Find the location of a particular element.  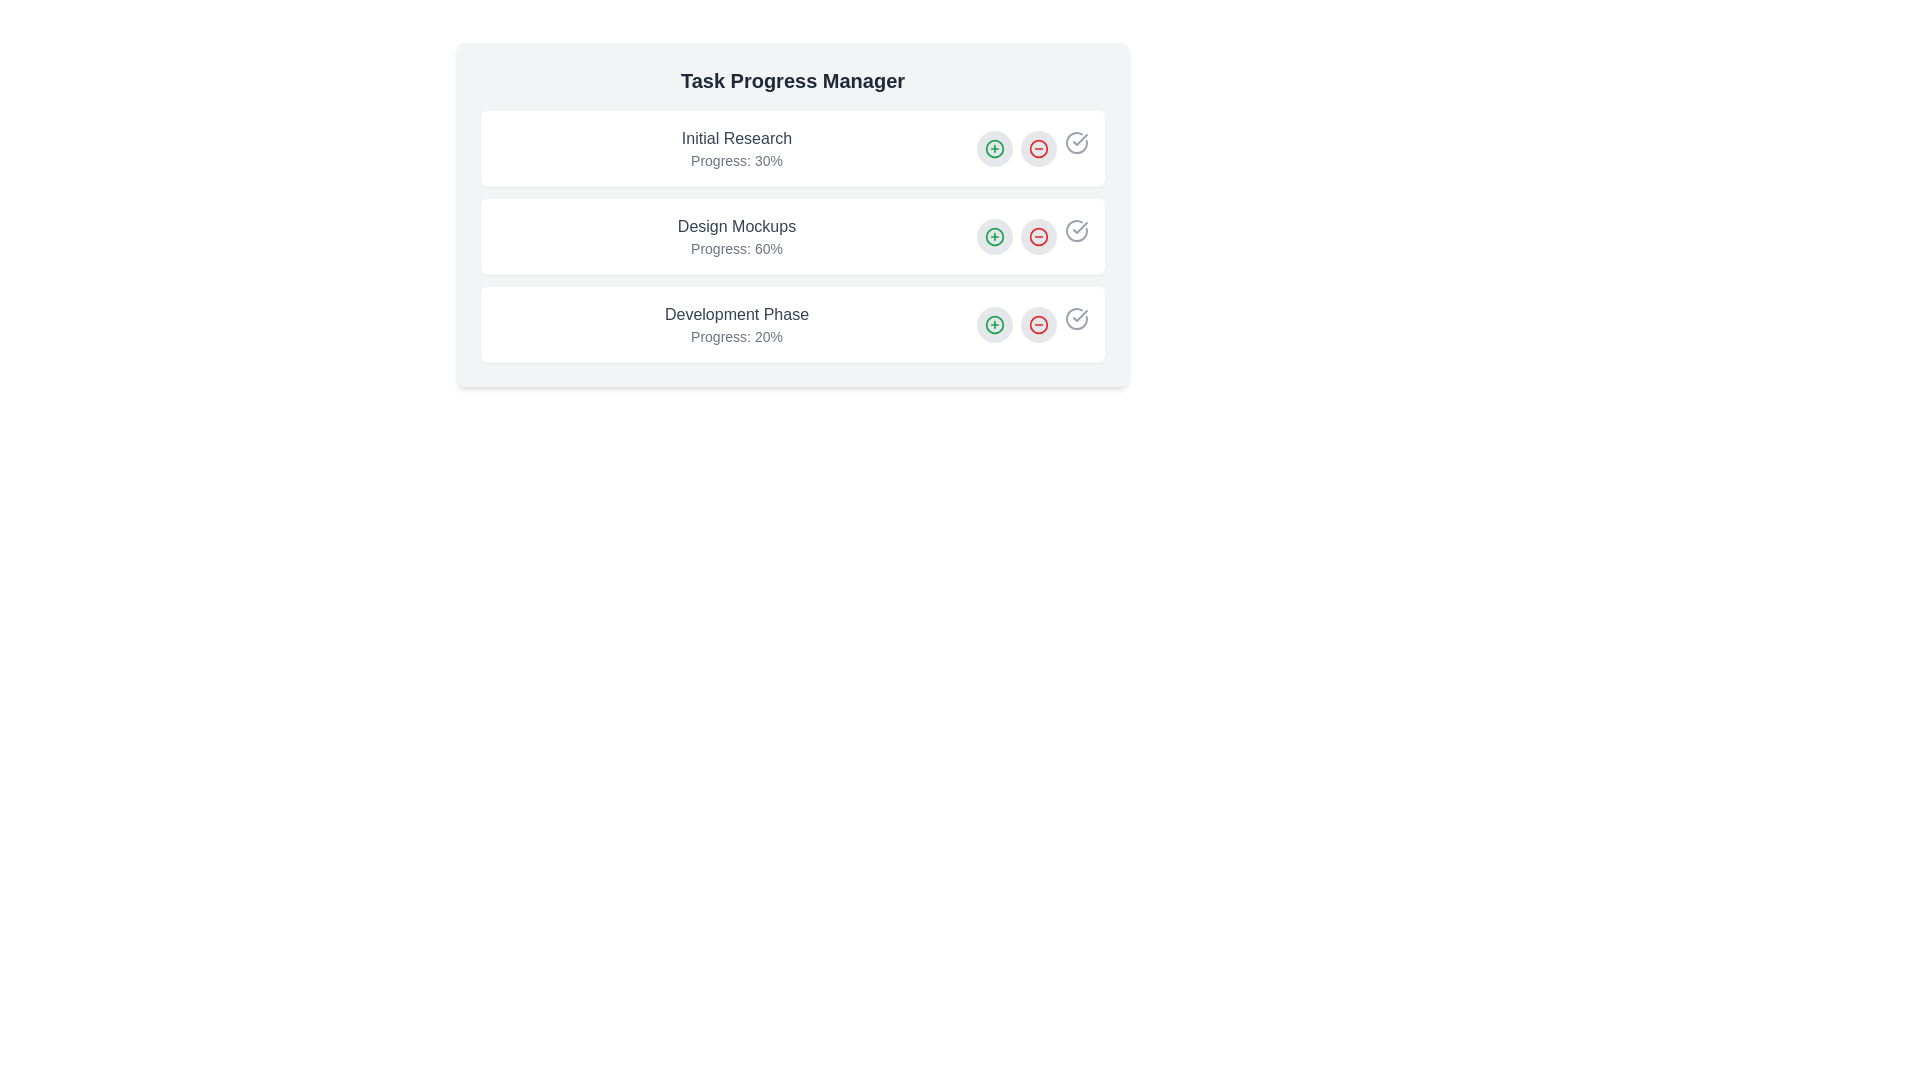

the circular icon with a gray outline and checkmark at its center, located next to the 'Design Mockups' row is located at coordinates (1075, 230).